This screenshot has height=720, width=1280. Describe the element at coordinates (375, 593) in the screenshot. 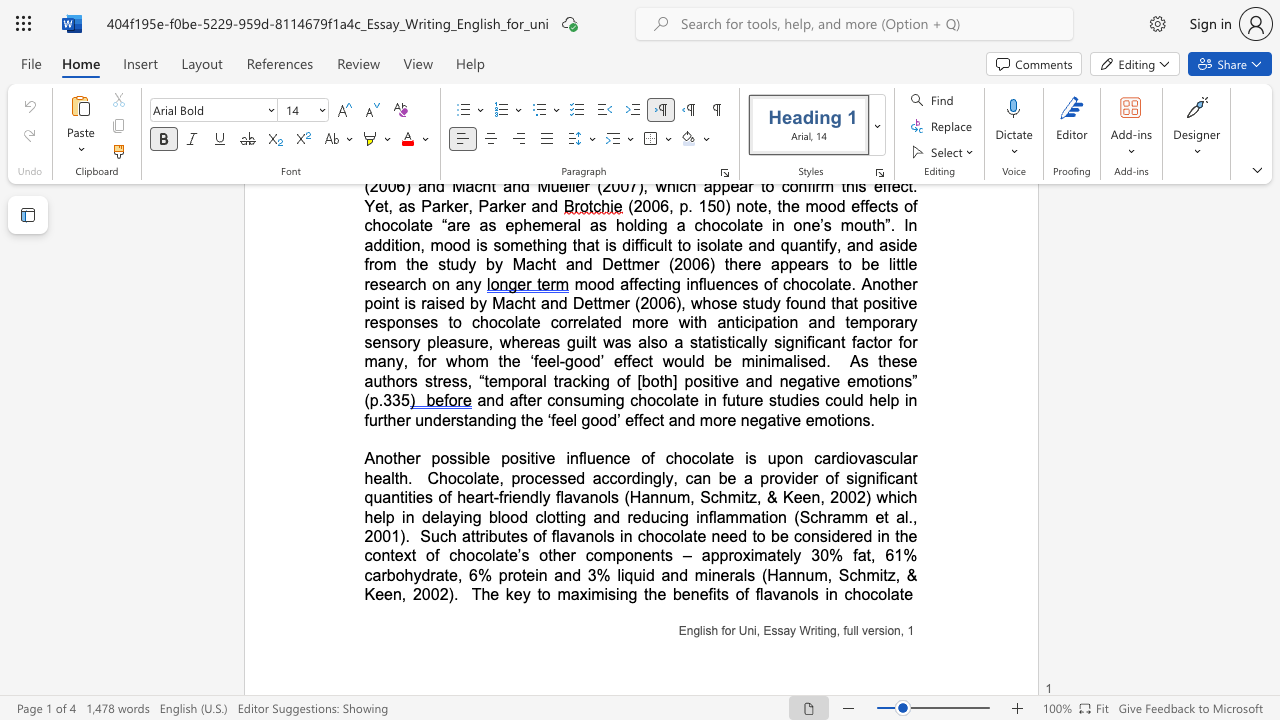

I see `the subset text "een, 20" within the text "mitz, & Keen, 2002)"` at that location.